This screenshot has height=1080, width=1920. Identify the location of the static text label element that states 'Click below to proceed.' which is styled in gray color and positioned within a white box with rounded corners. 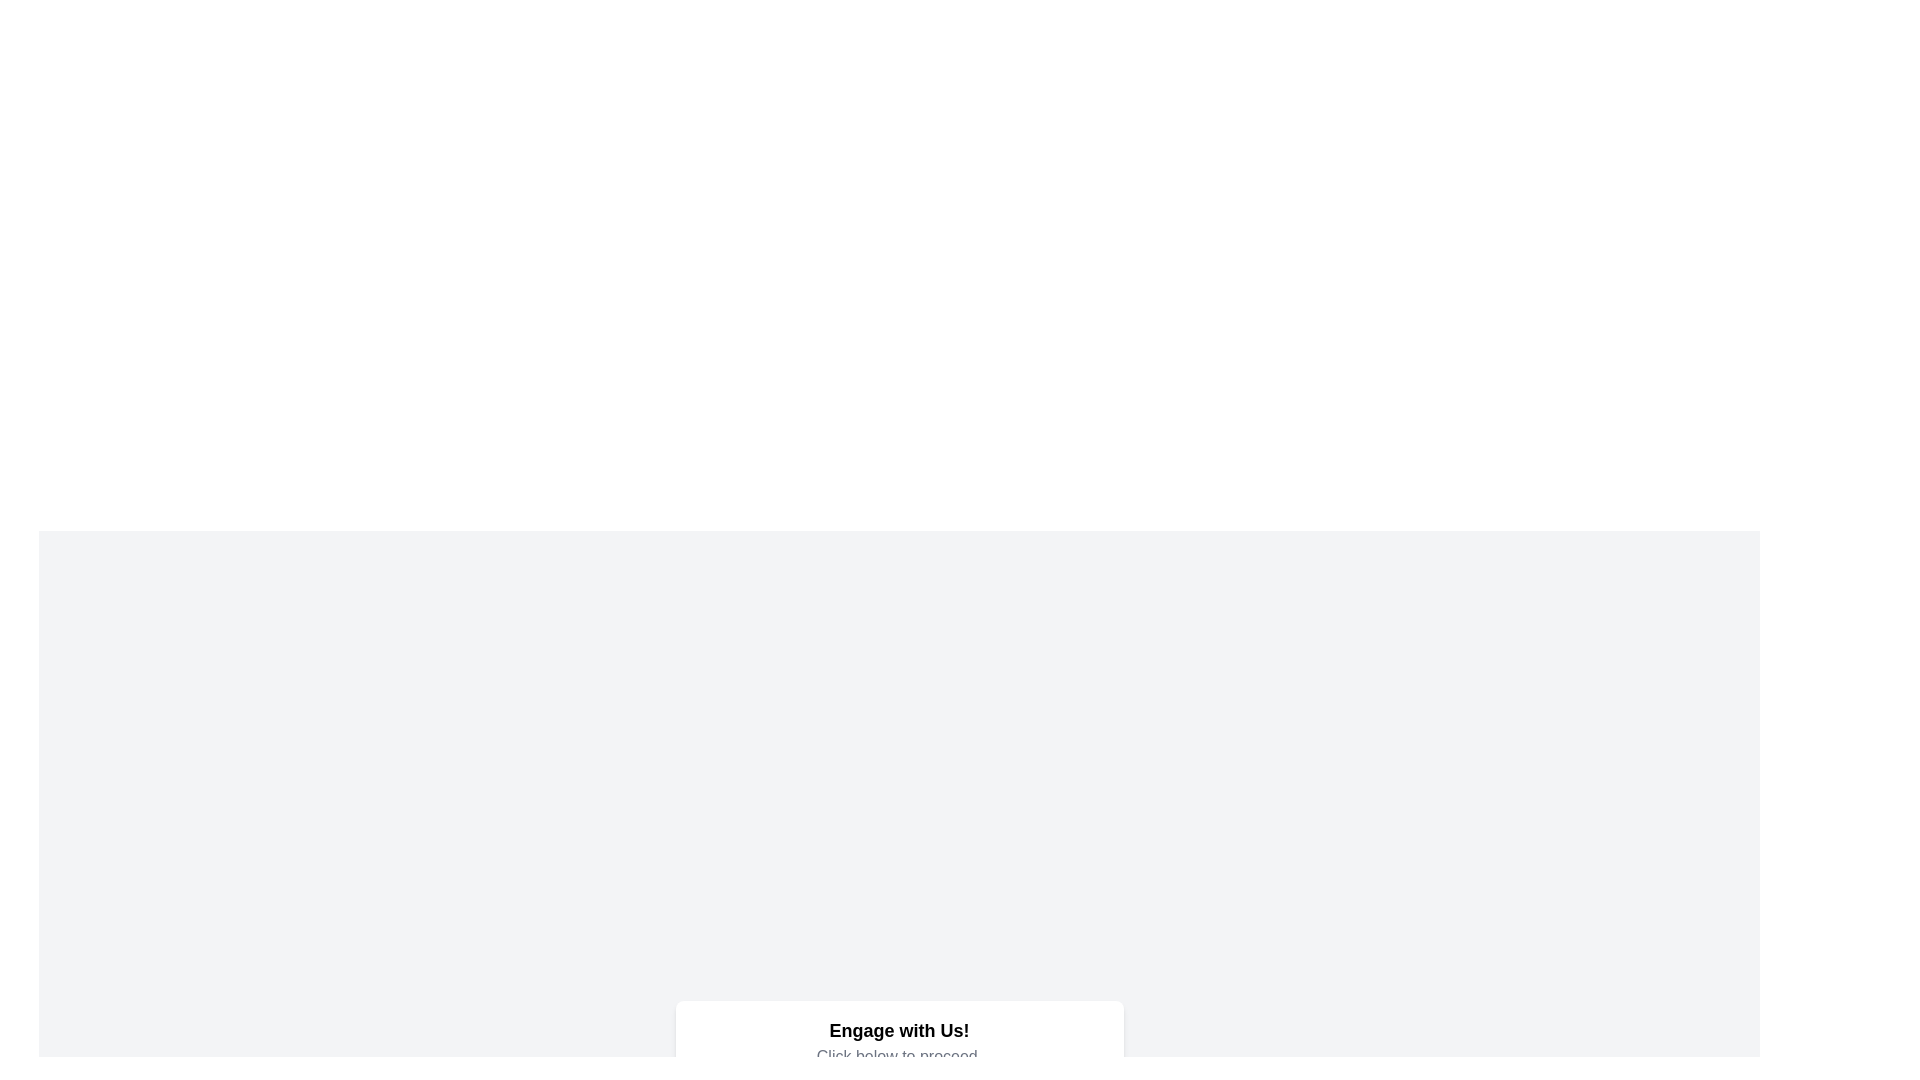
(898, 1055).